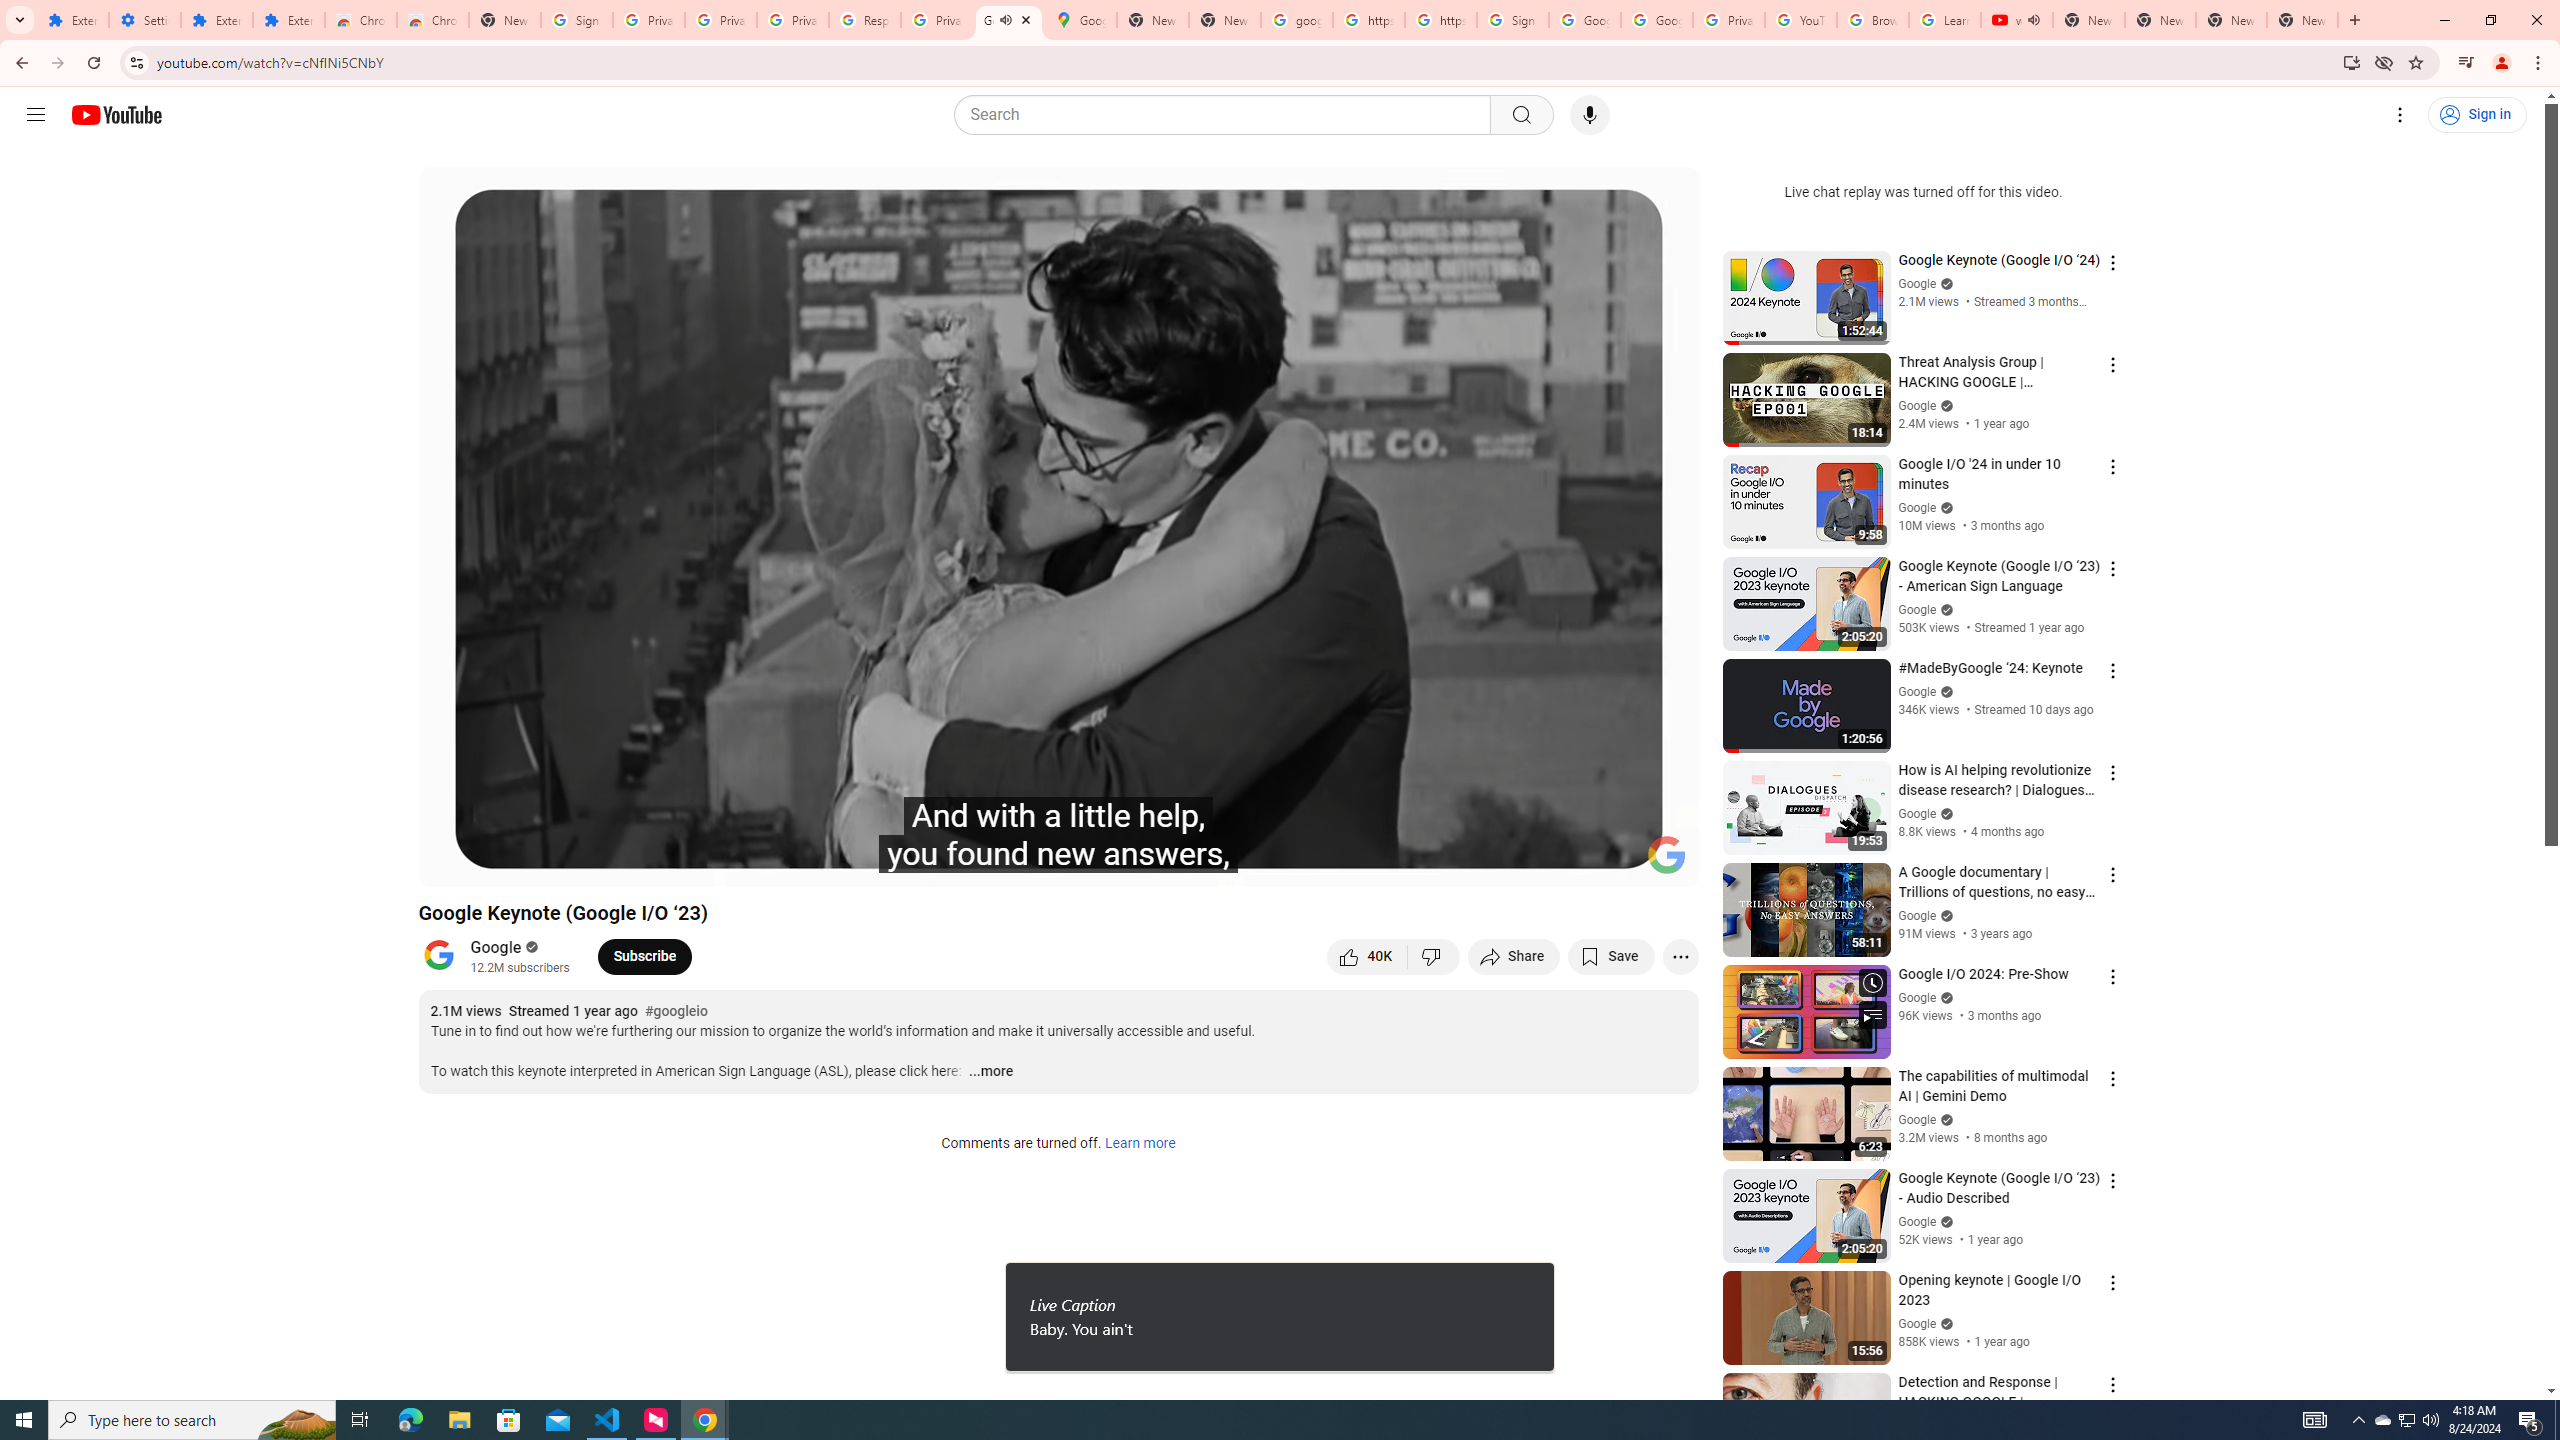 This screenshot has width=2560, height=1440. I want to click on 'Autoplay is on', so click(1422, 862).